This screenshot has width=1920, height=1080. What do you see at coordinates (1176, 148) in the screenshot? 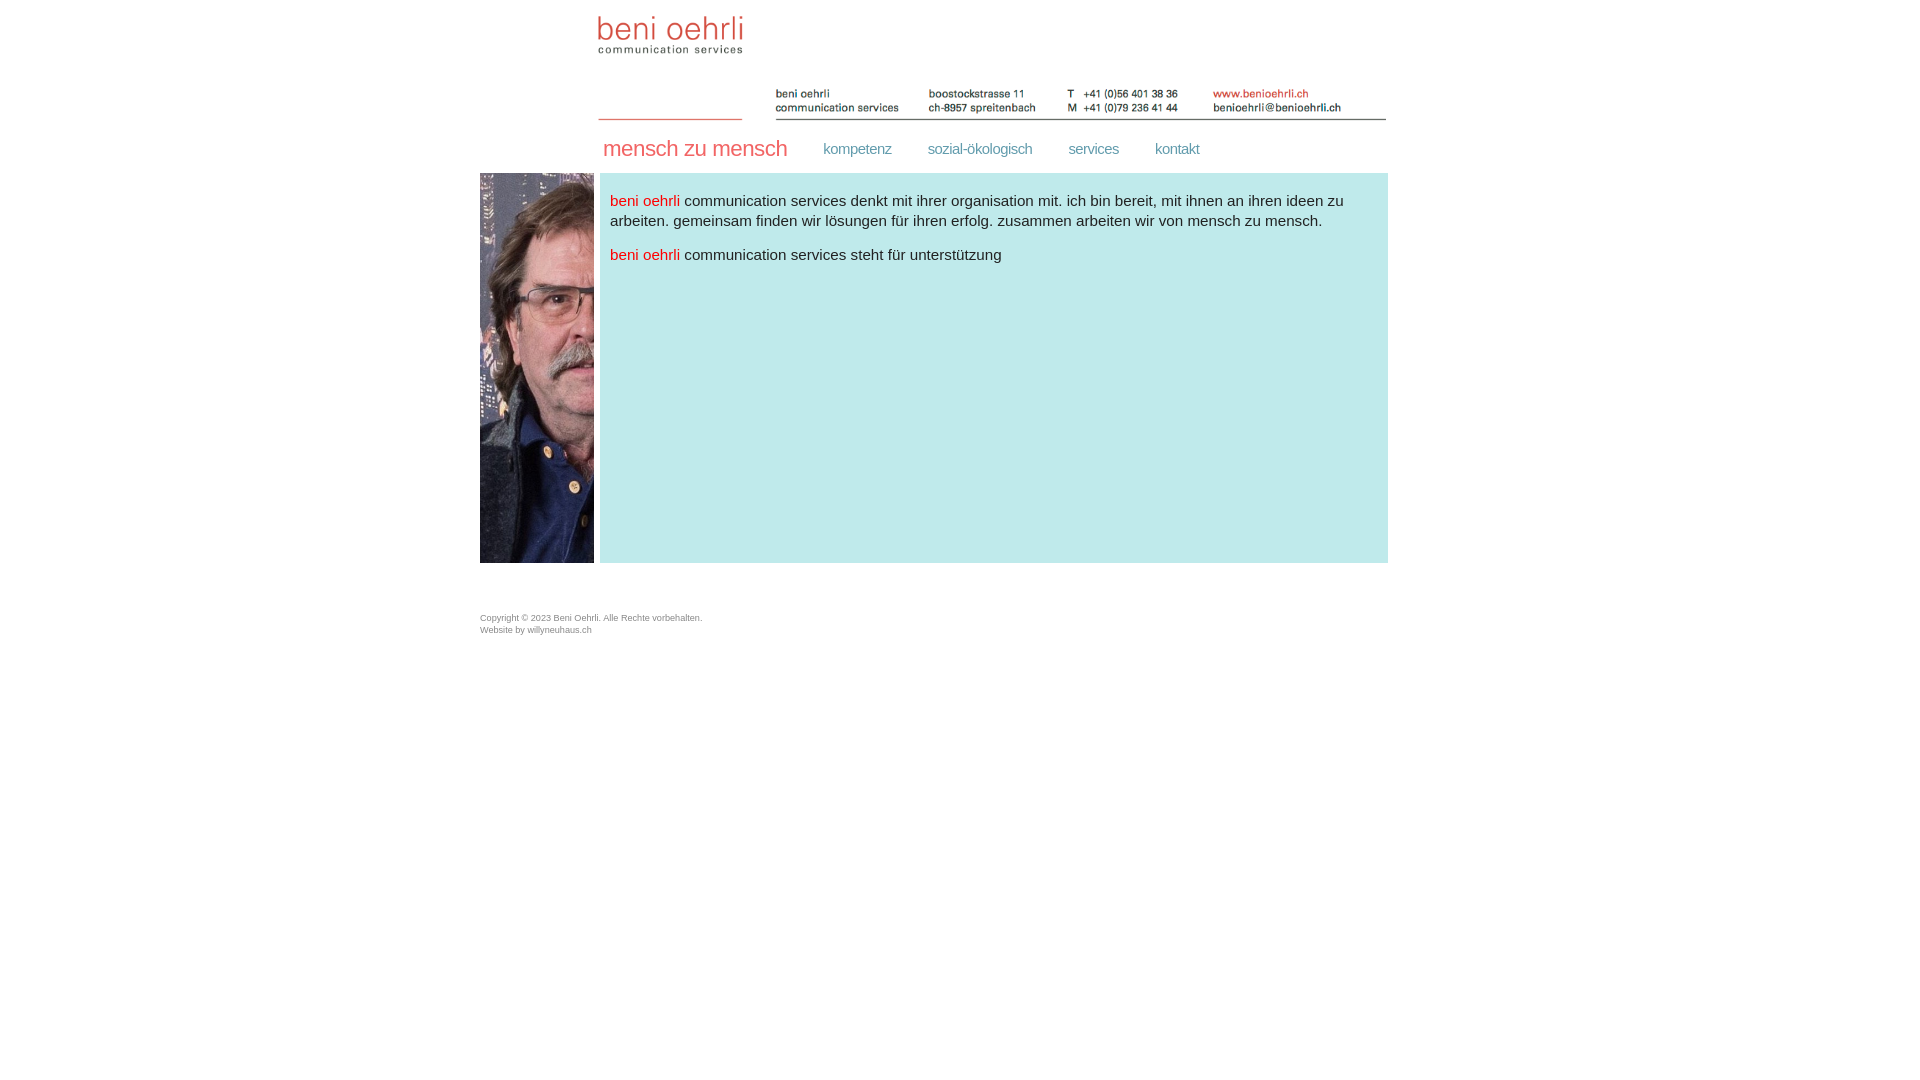
I see `'kontakt'` at bounding box center [1176, 148].